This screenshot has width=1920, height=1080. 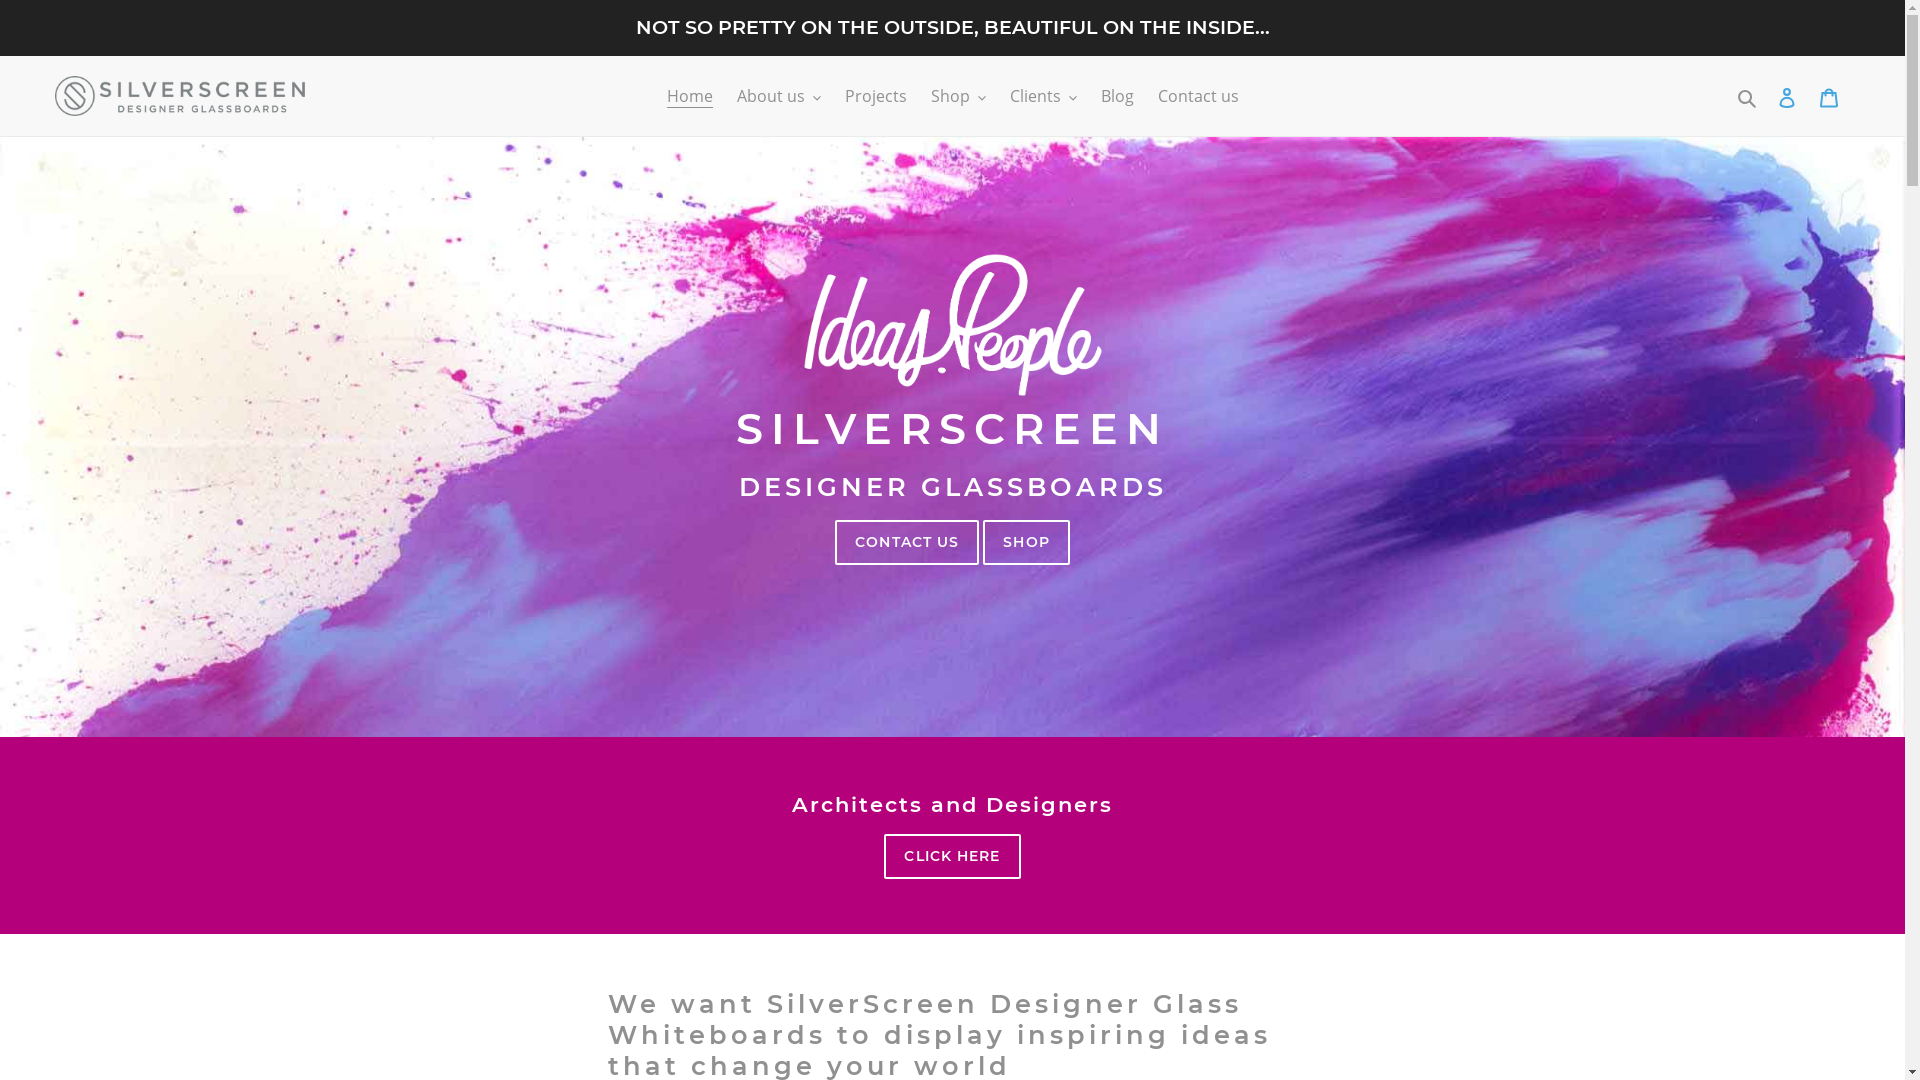 I want to click on 'Clients', so click(x=1042, y=96).